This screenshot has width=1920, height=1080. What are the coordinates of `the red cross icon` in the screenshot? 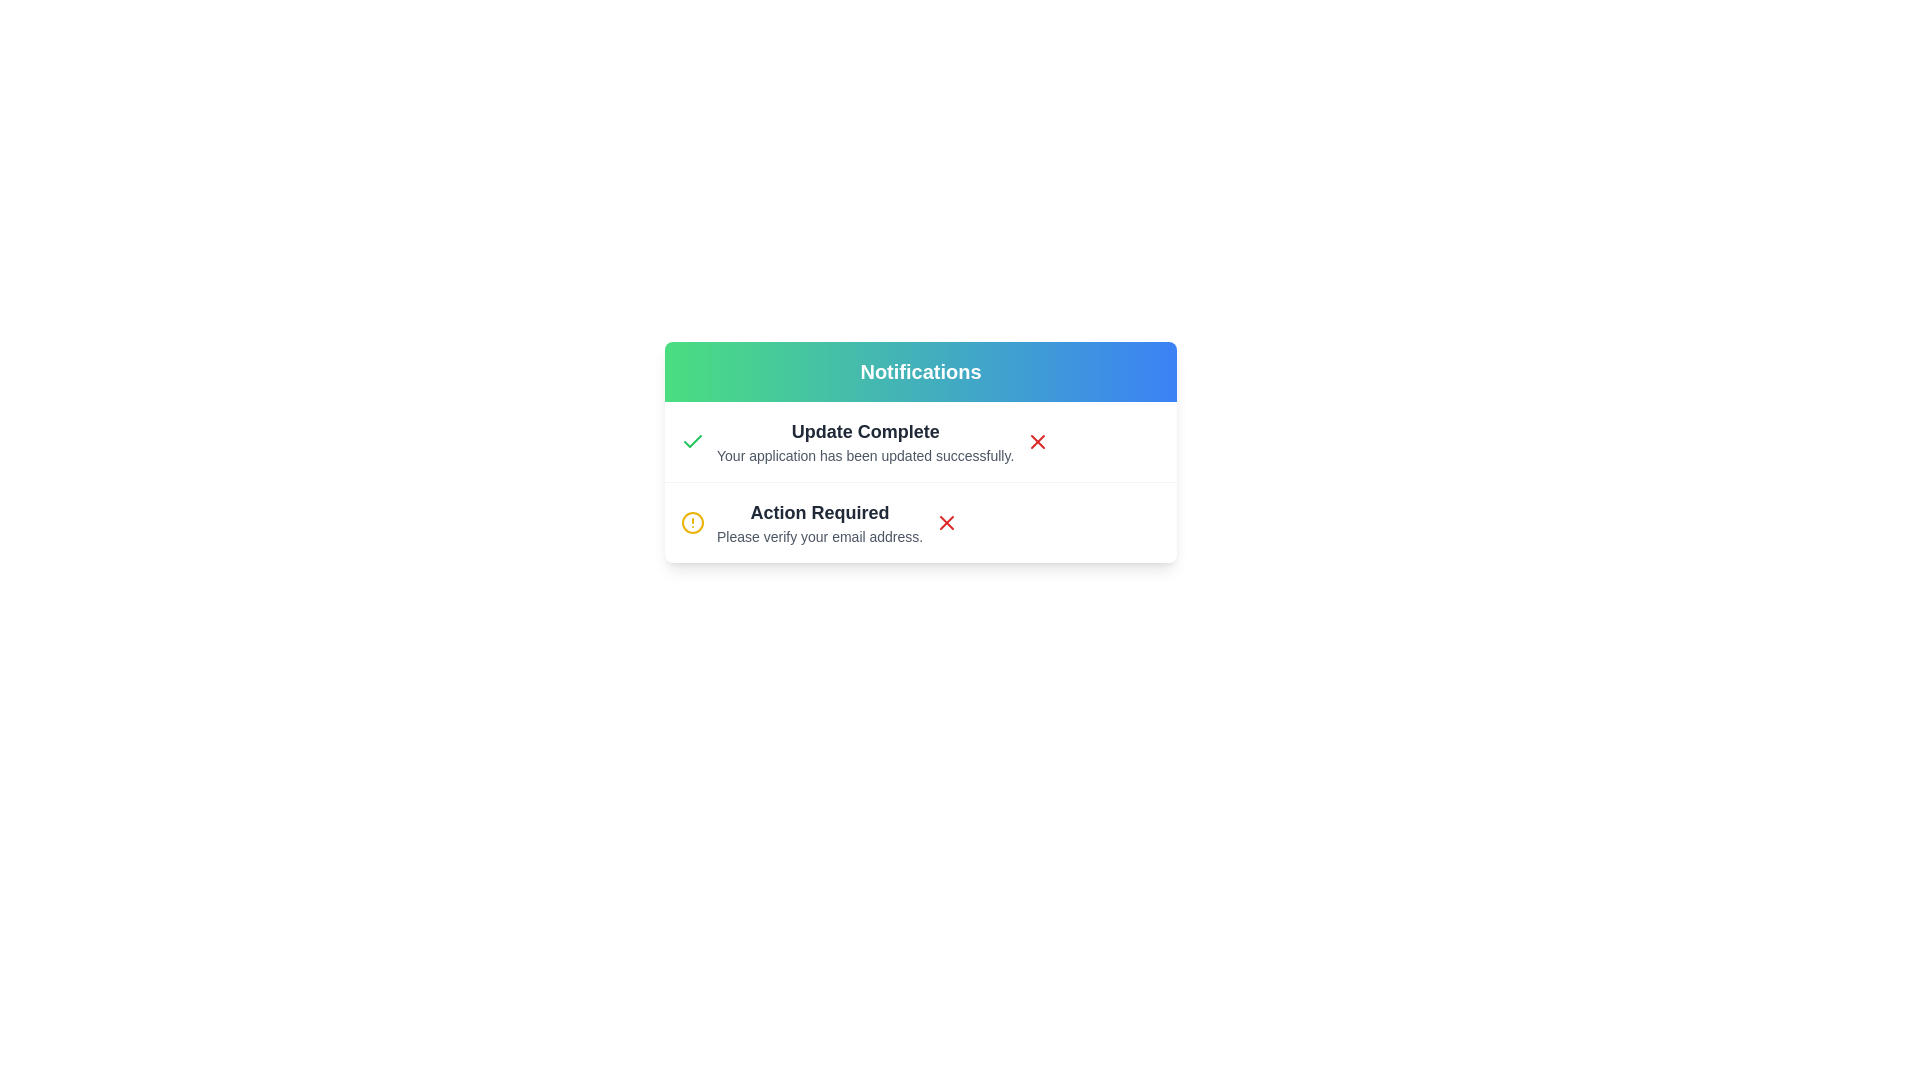 It's located at (1037, 441).